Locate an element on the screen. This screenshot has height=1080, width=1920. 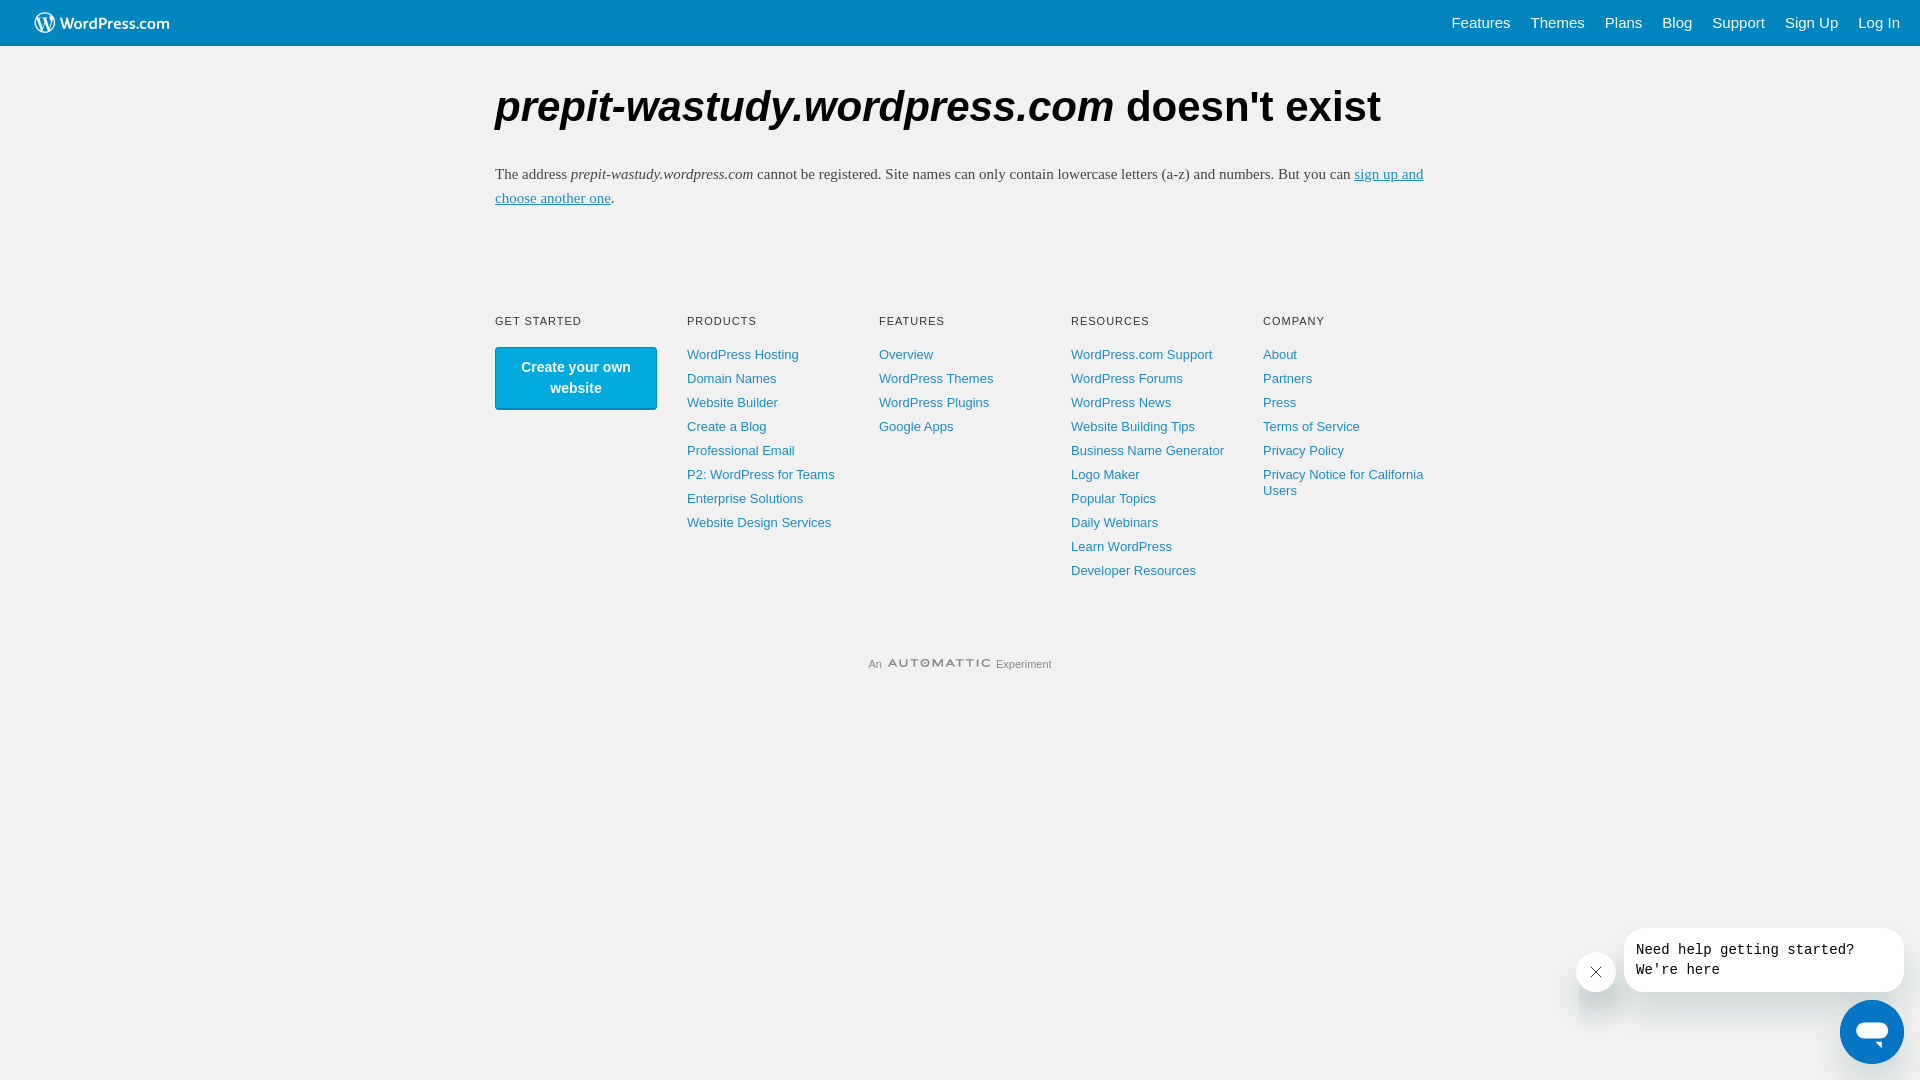
'Terms of Service' is located at coordinates (1311, 425).